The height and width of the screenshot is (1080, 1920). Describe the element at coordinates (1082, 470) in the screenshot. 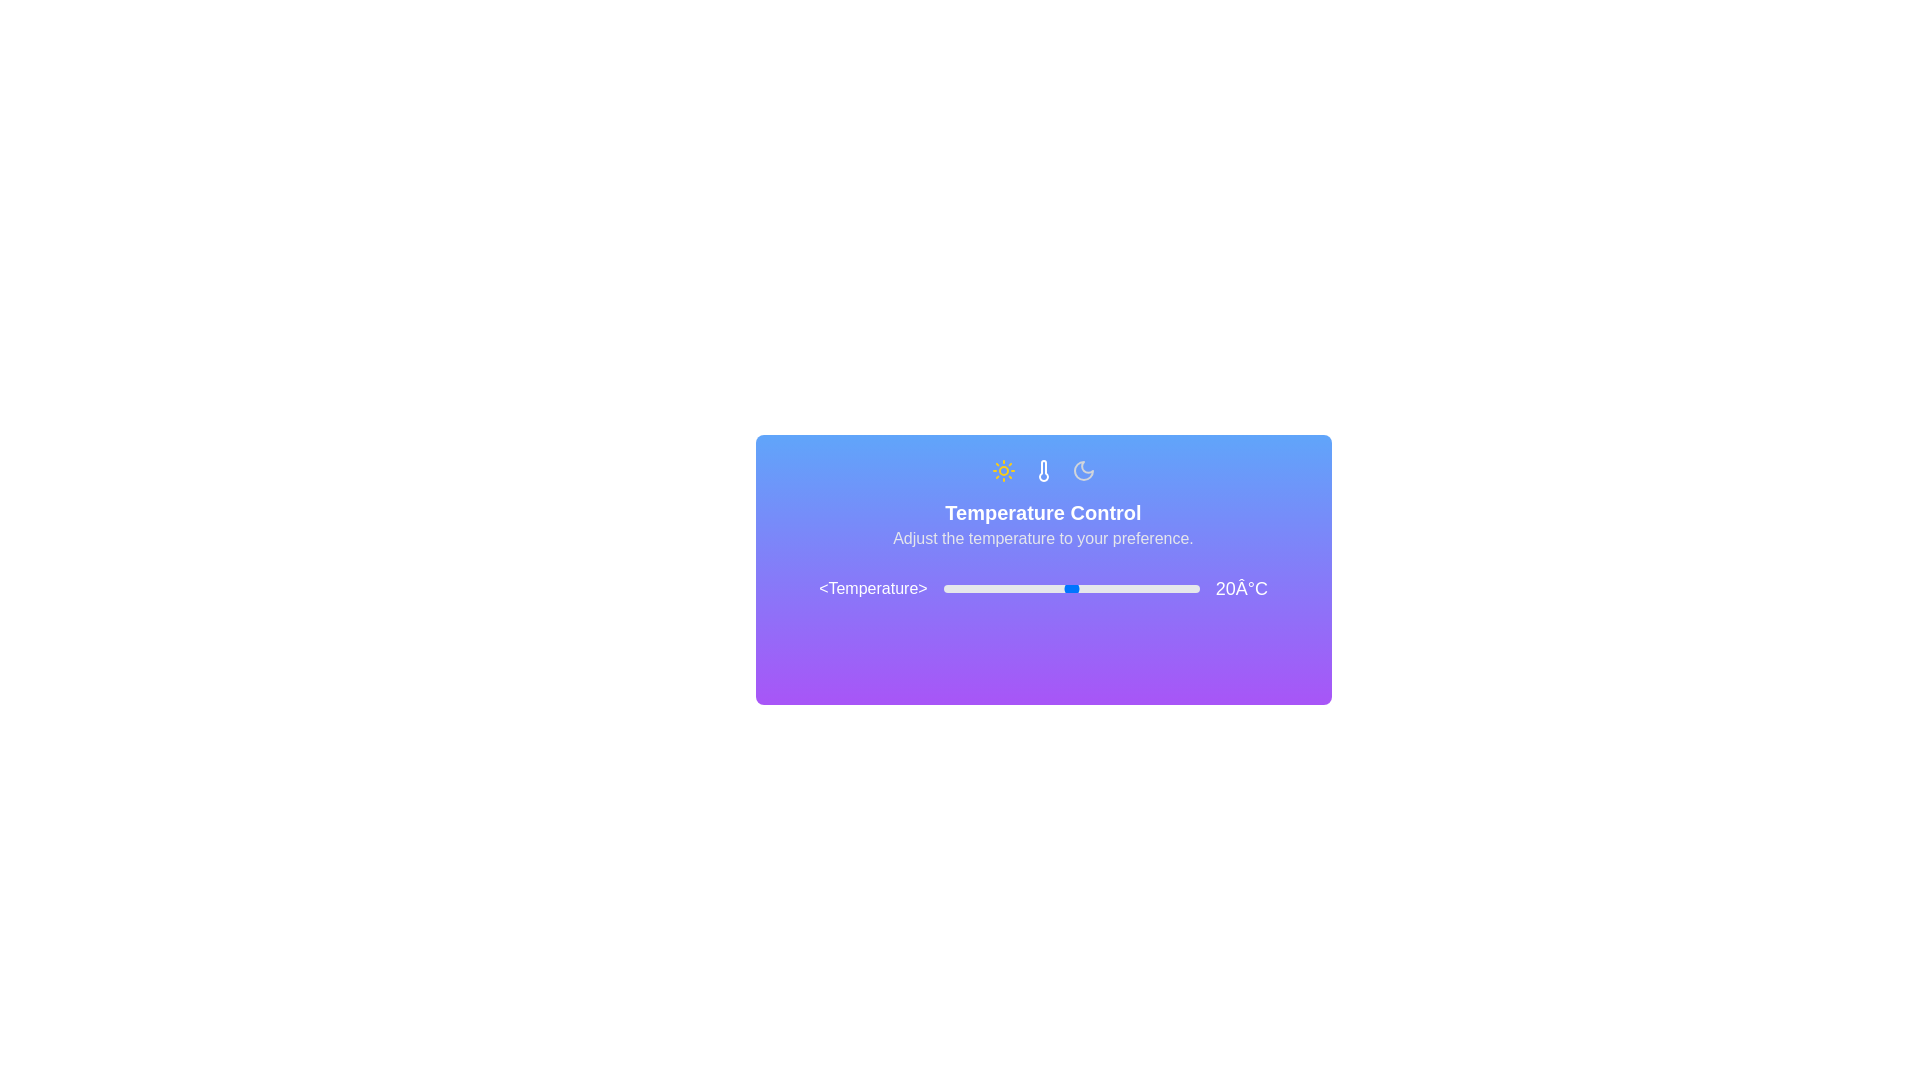

I see `the Moon icon to inspect its functionality` at that location.